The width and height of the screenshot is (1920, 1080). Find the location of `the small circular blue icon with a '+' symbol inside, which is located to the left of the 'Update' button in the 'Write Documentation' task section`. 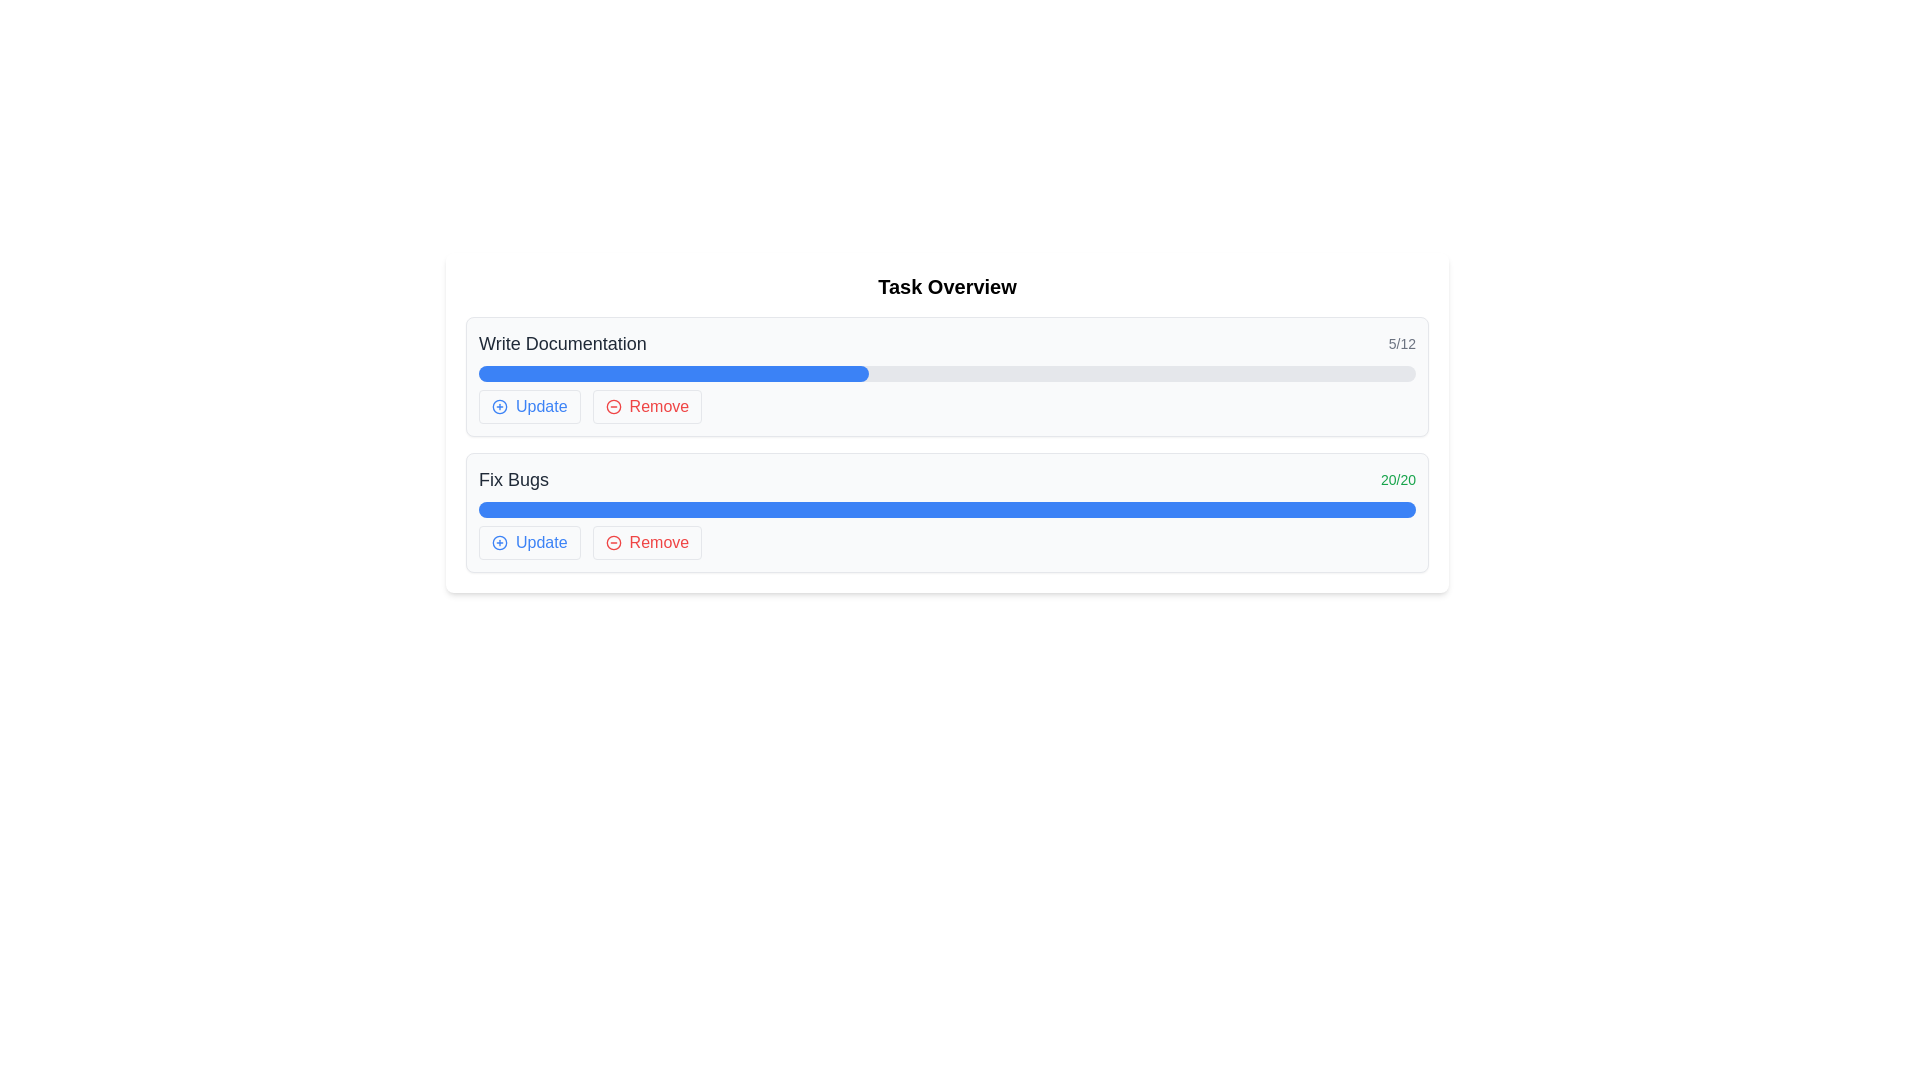

the small circular blue icon with a '+' symbol inside, which is located to the left of the 'Update' button in the 'Write Documentation' task section is located at coordinates (499, 406).